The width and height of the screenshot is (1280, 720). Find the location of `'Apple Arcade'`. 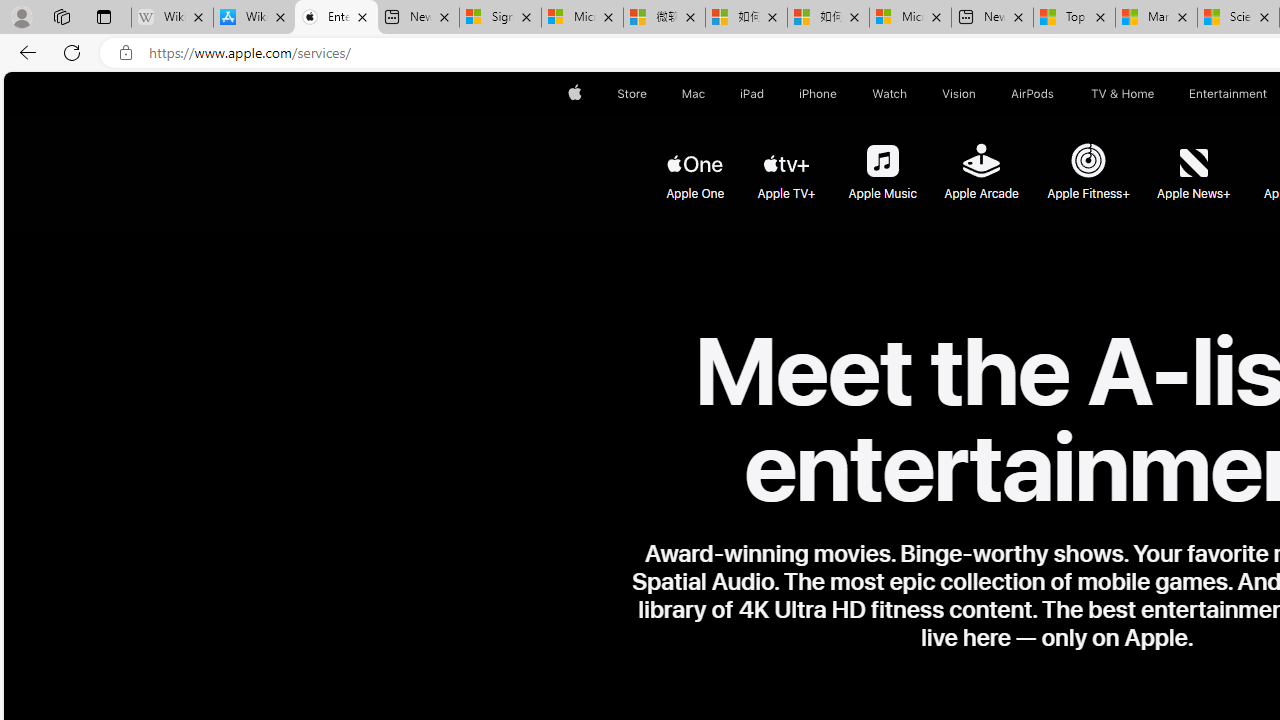

'Apple Arcade' is located at coordinates (980, 162).